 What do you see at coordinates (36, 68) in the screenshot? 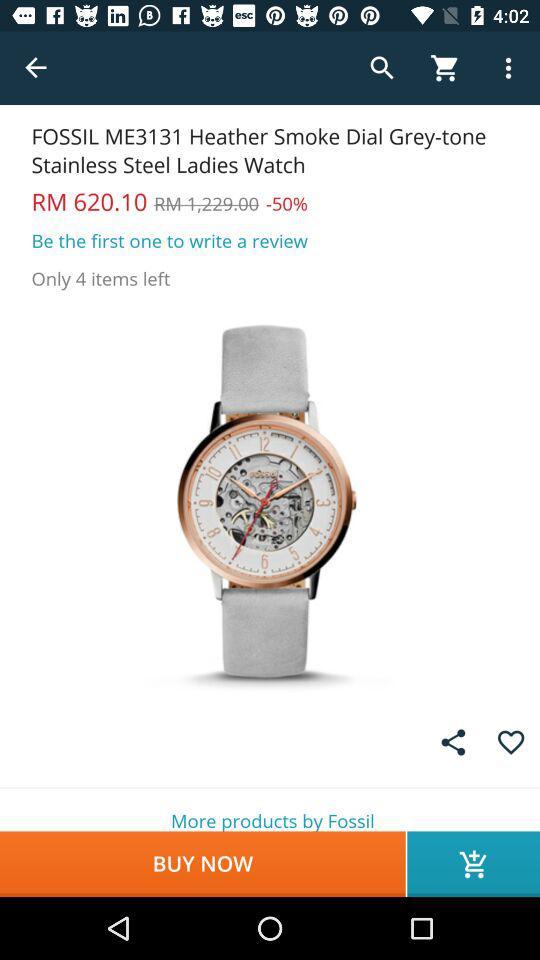
I see `go back` at bounding box center [36, 68].